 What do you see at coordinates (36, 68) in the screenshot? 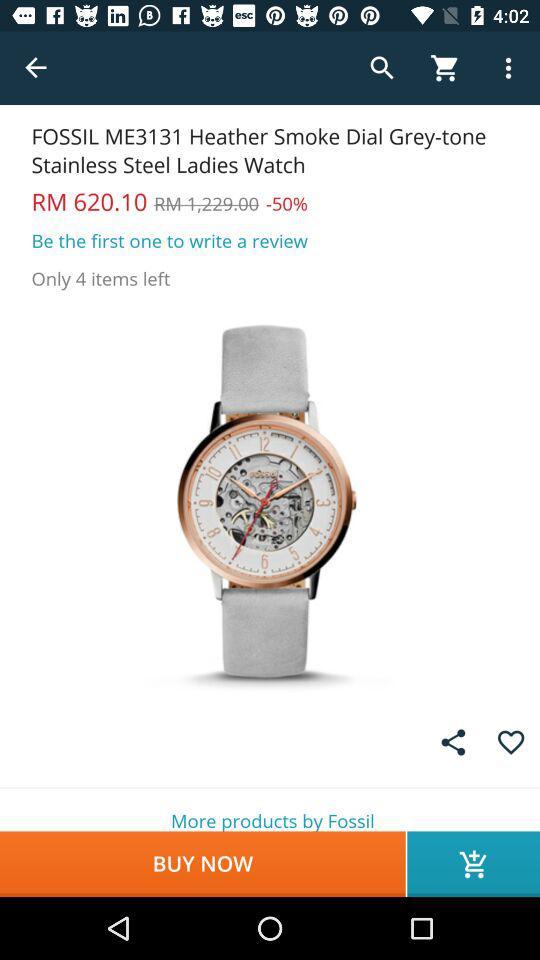
I see `go back` at bounding box center [36, 68].